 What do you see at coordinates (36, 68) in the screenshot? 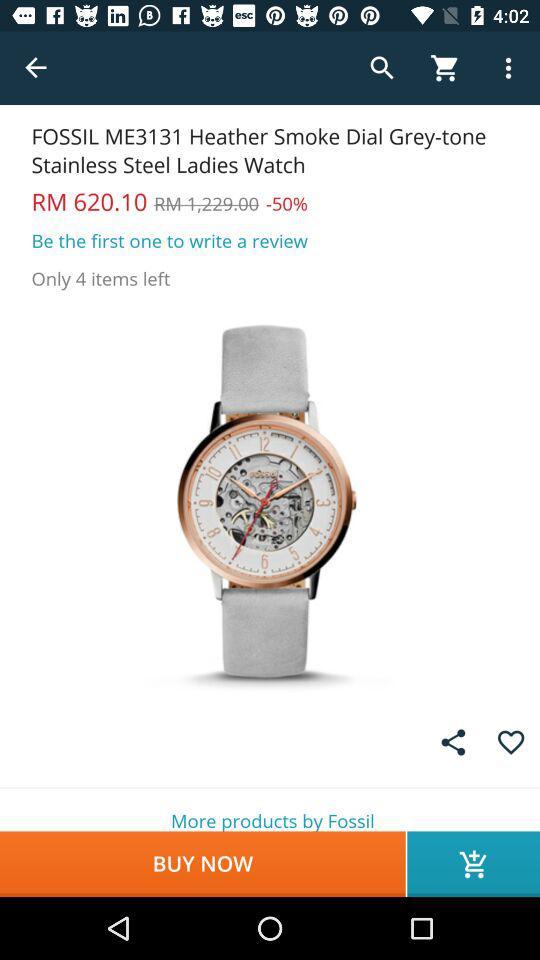
I see `go back` at bounding box center [36, 68].